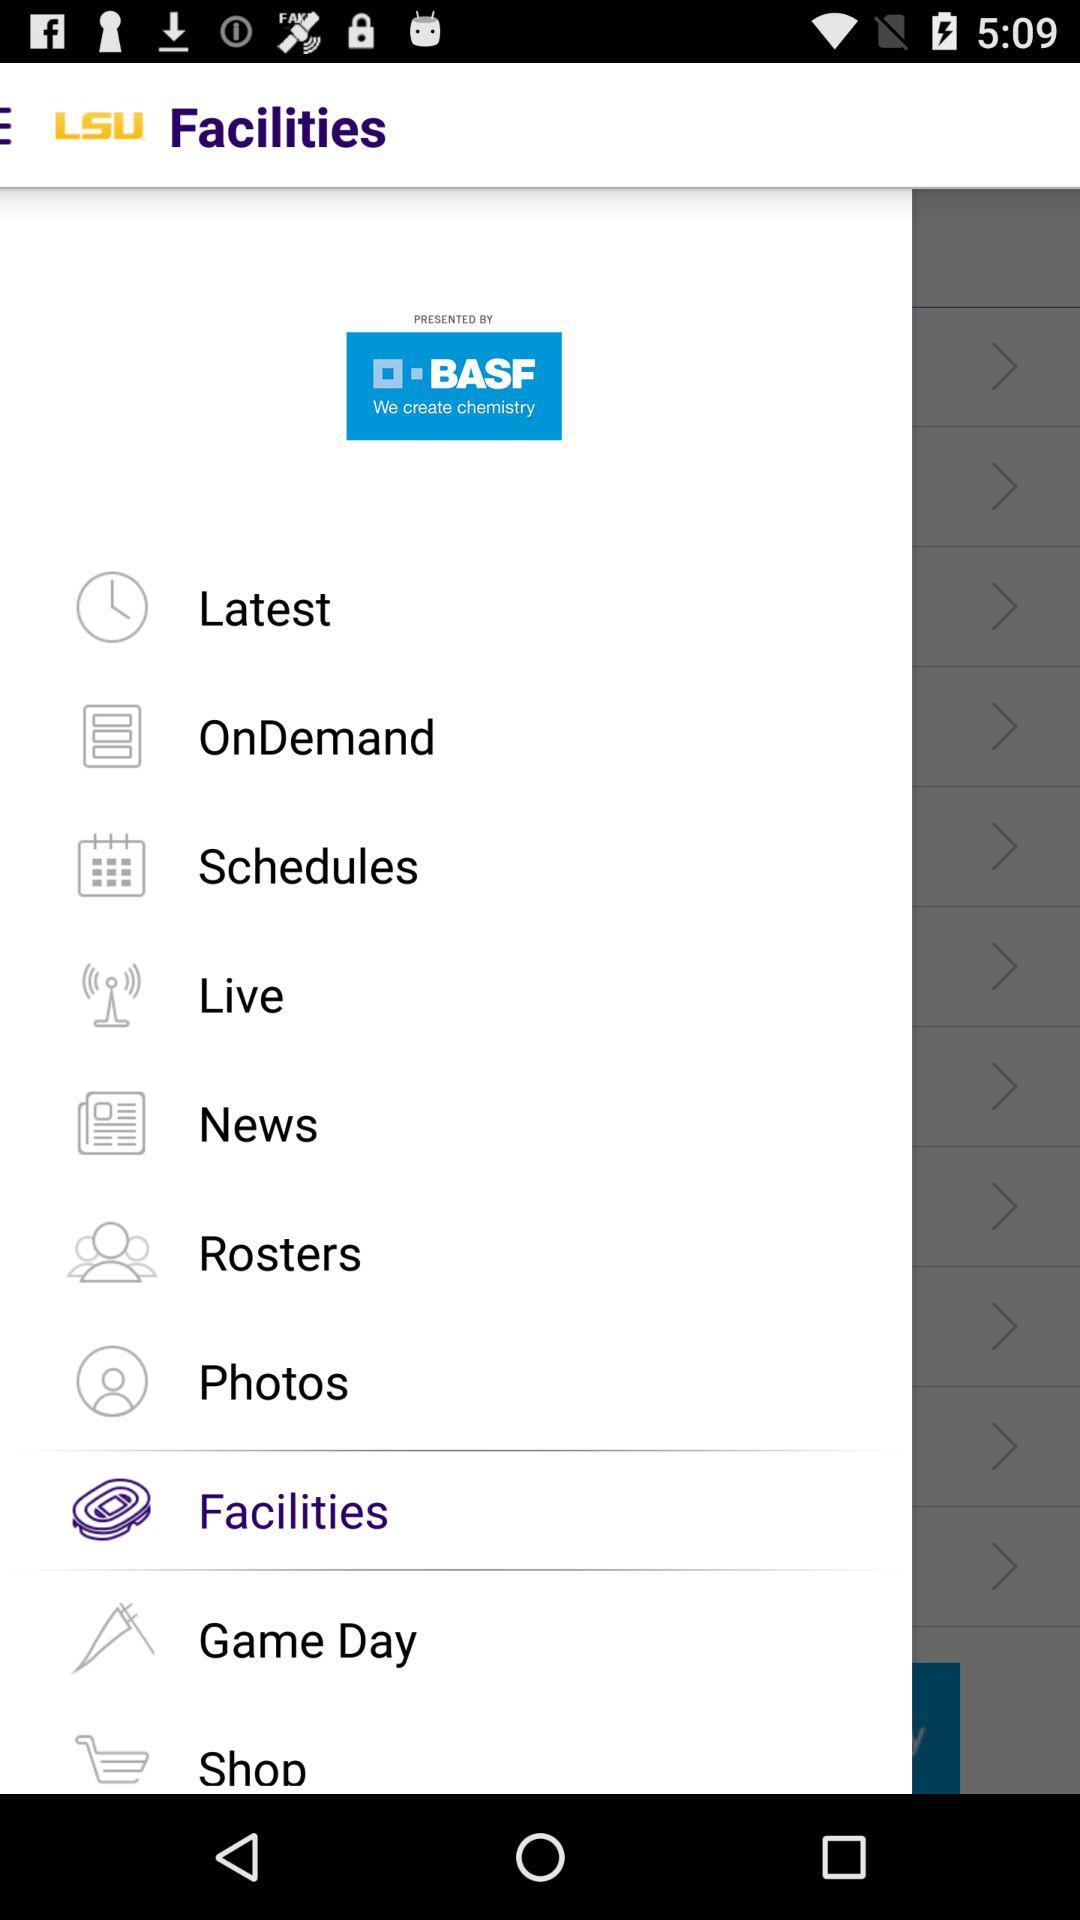 The width and height of the screenshot is (1080, 1920). I want to click on first arrow from down, so click(1004, 1565).